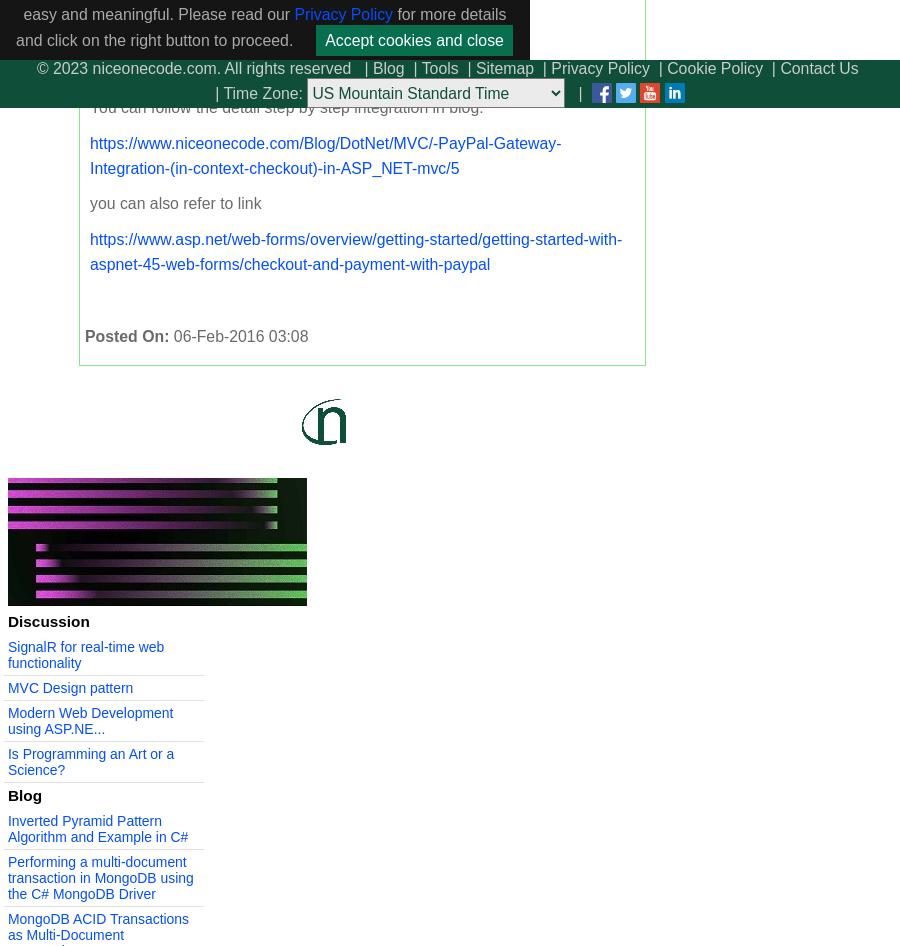  I want to click on 'Sitemap', so click(503, 68).